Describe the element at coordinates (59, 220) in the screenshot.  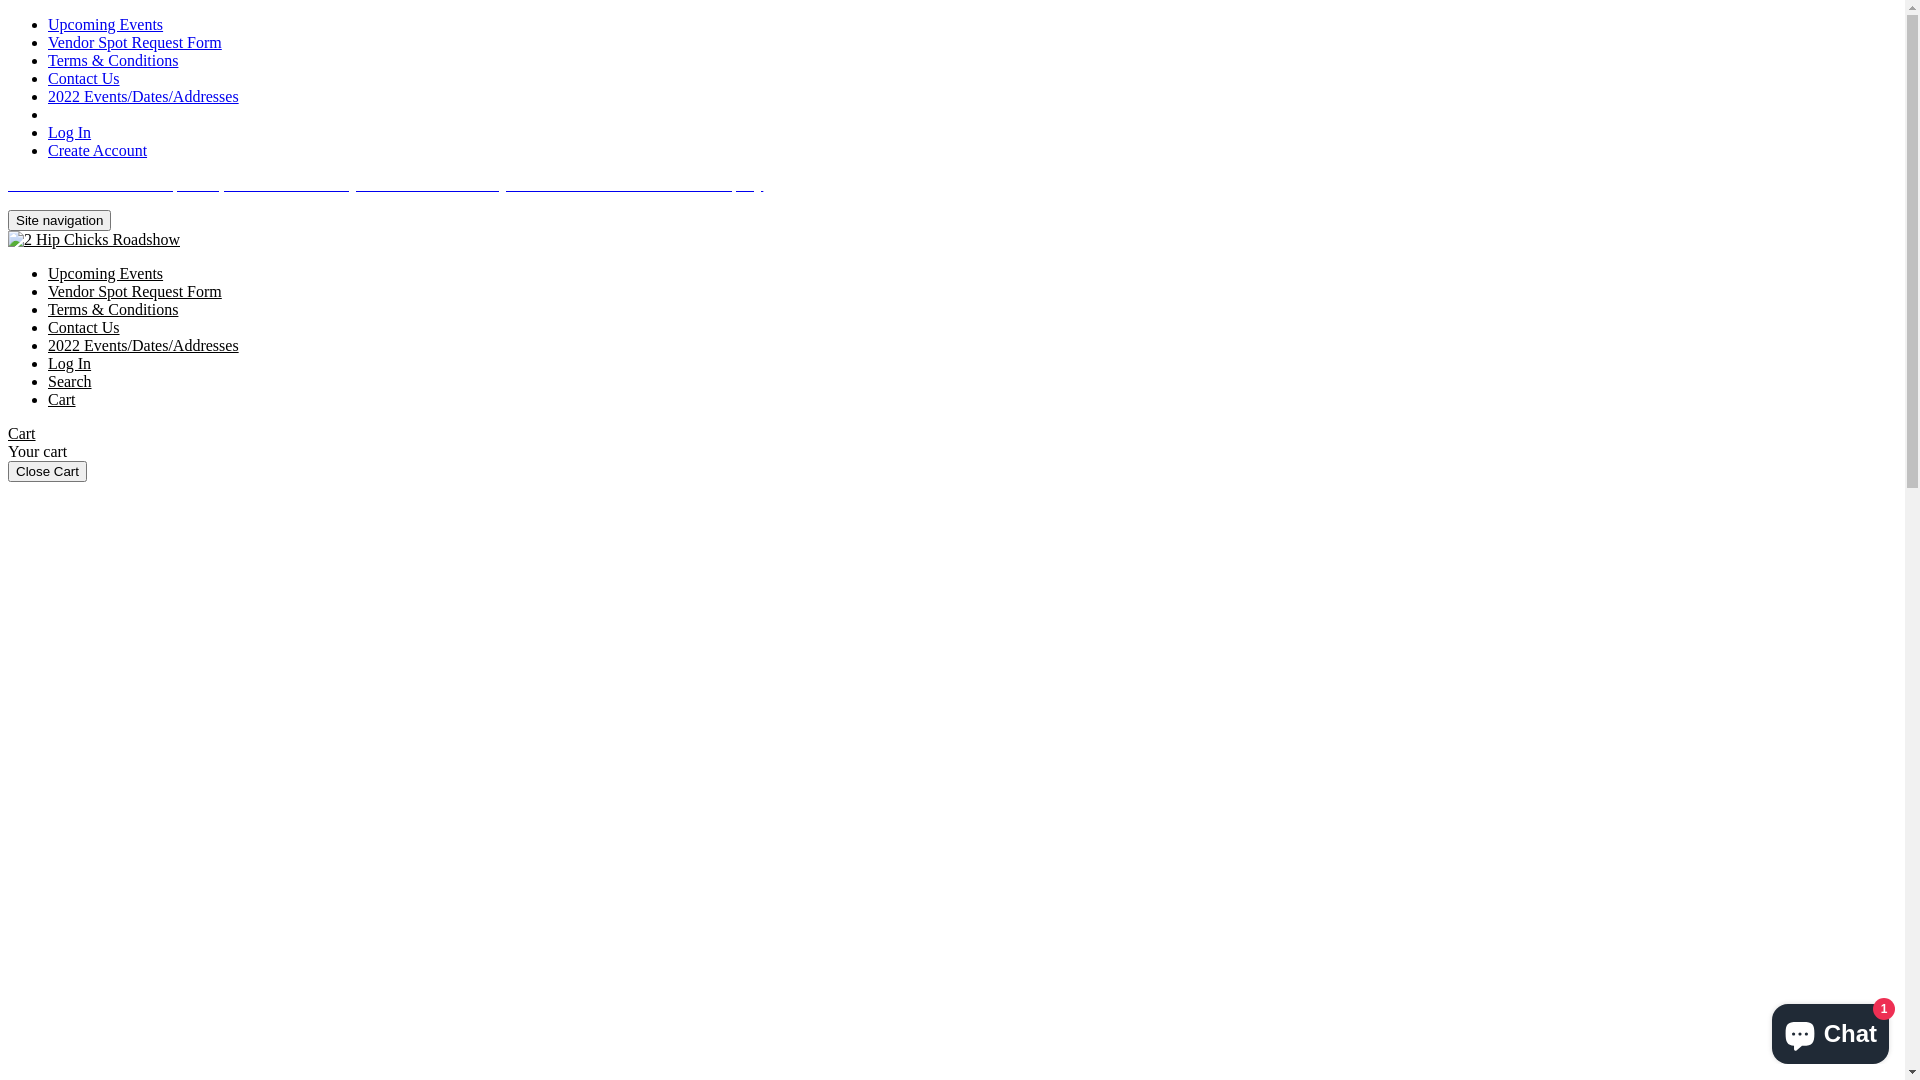
I see `'Site navigation'` at that location.